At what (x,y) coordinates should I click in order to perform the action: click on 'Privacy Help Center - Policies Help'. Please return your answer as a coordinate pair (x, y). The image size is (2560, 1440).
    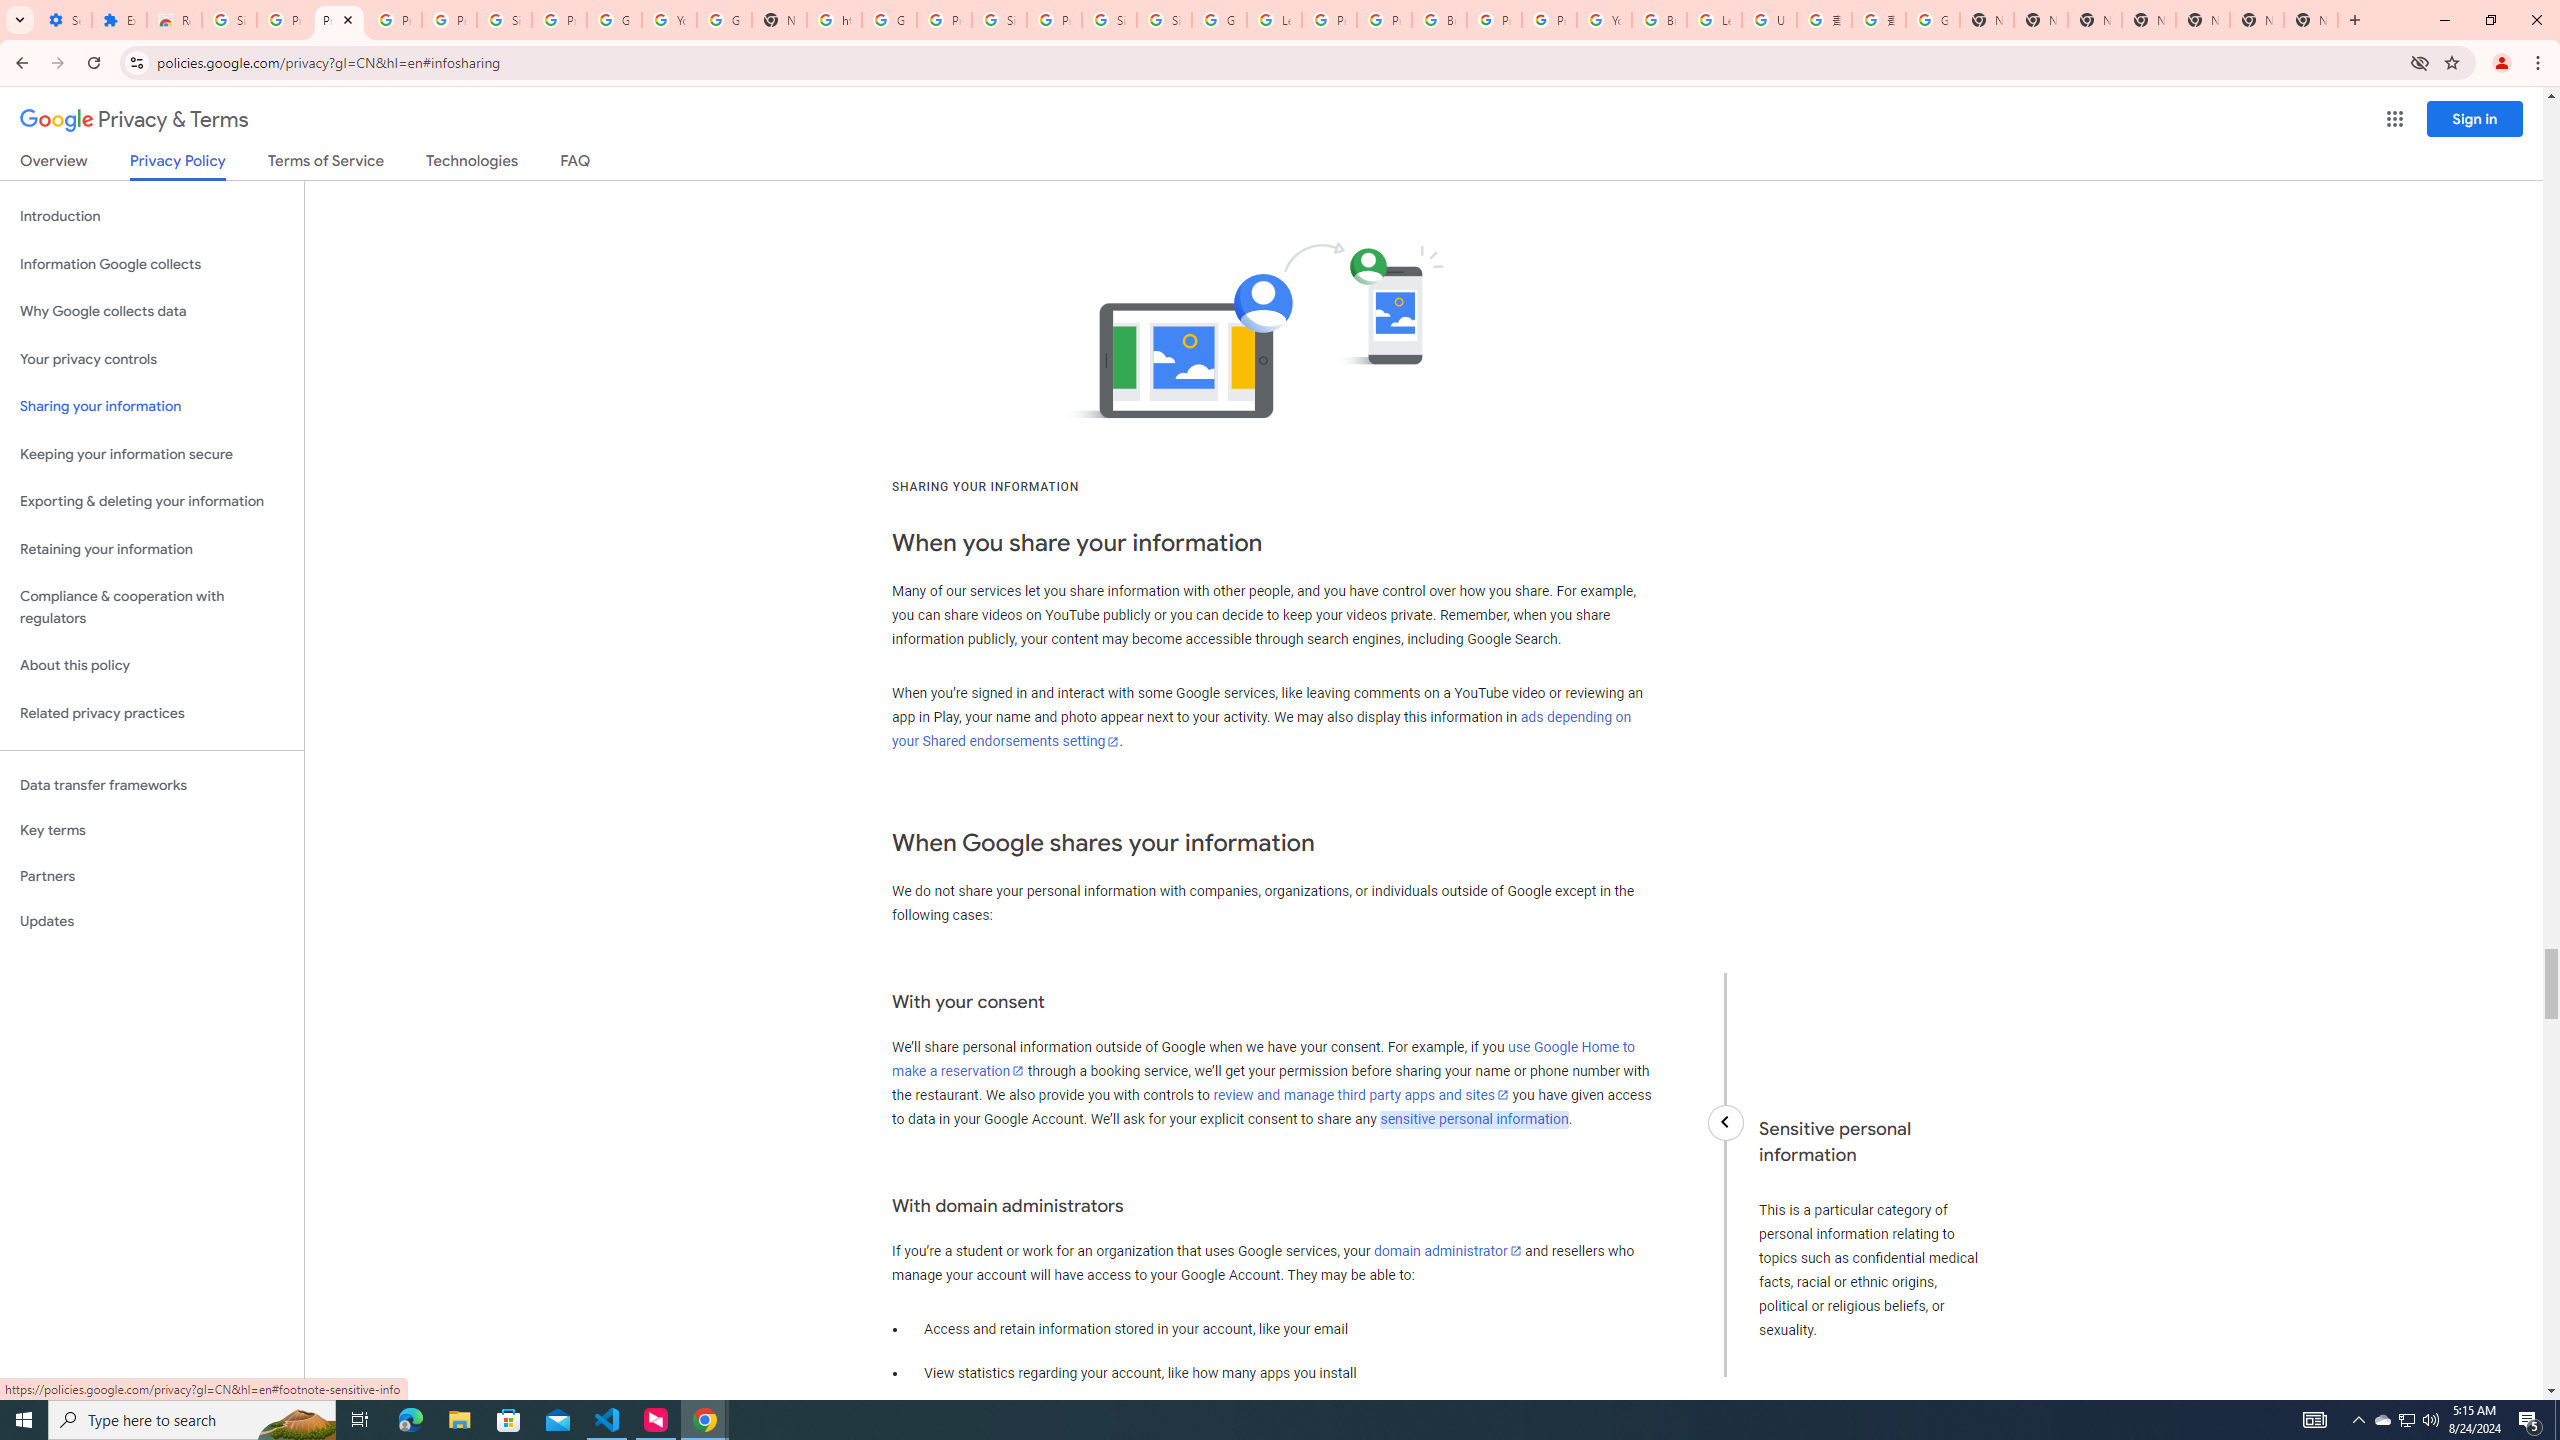
    Looking at the image, I should click on (1383, 19).